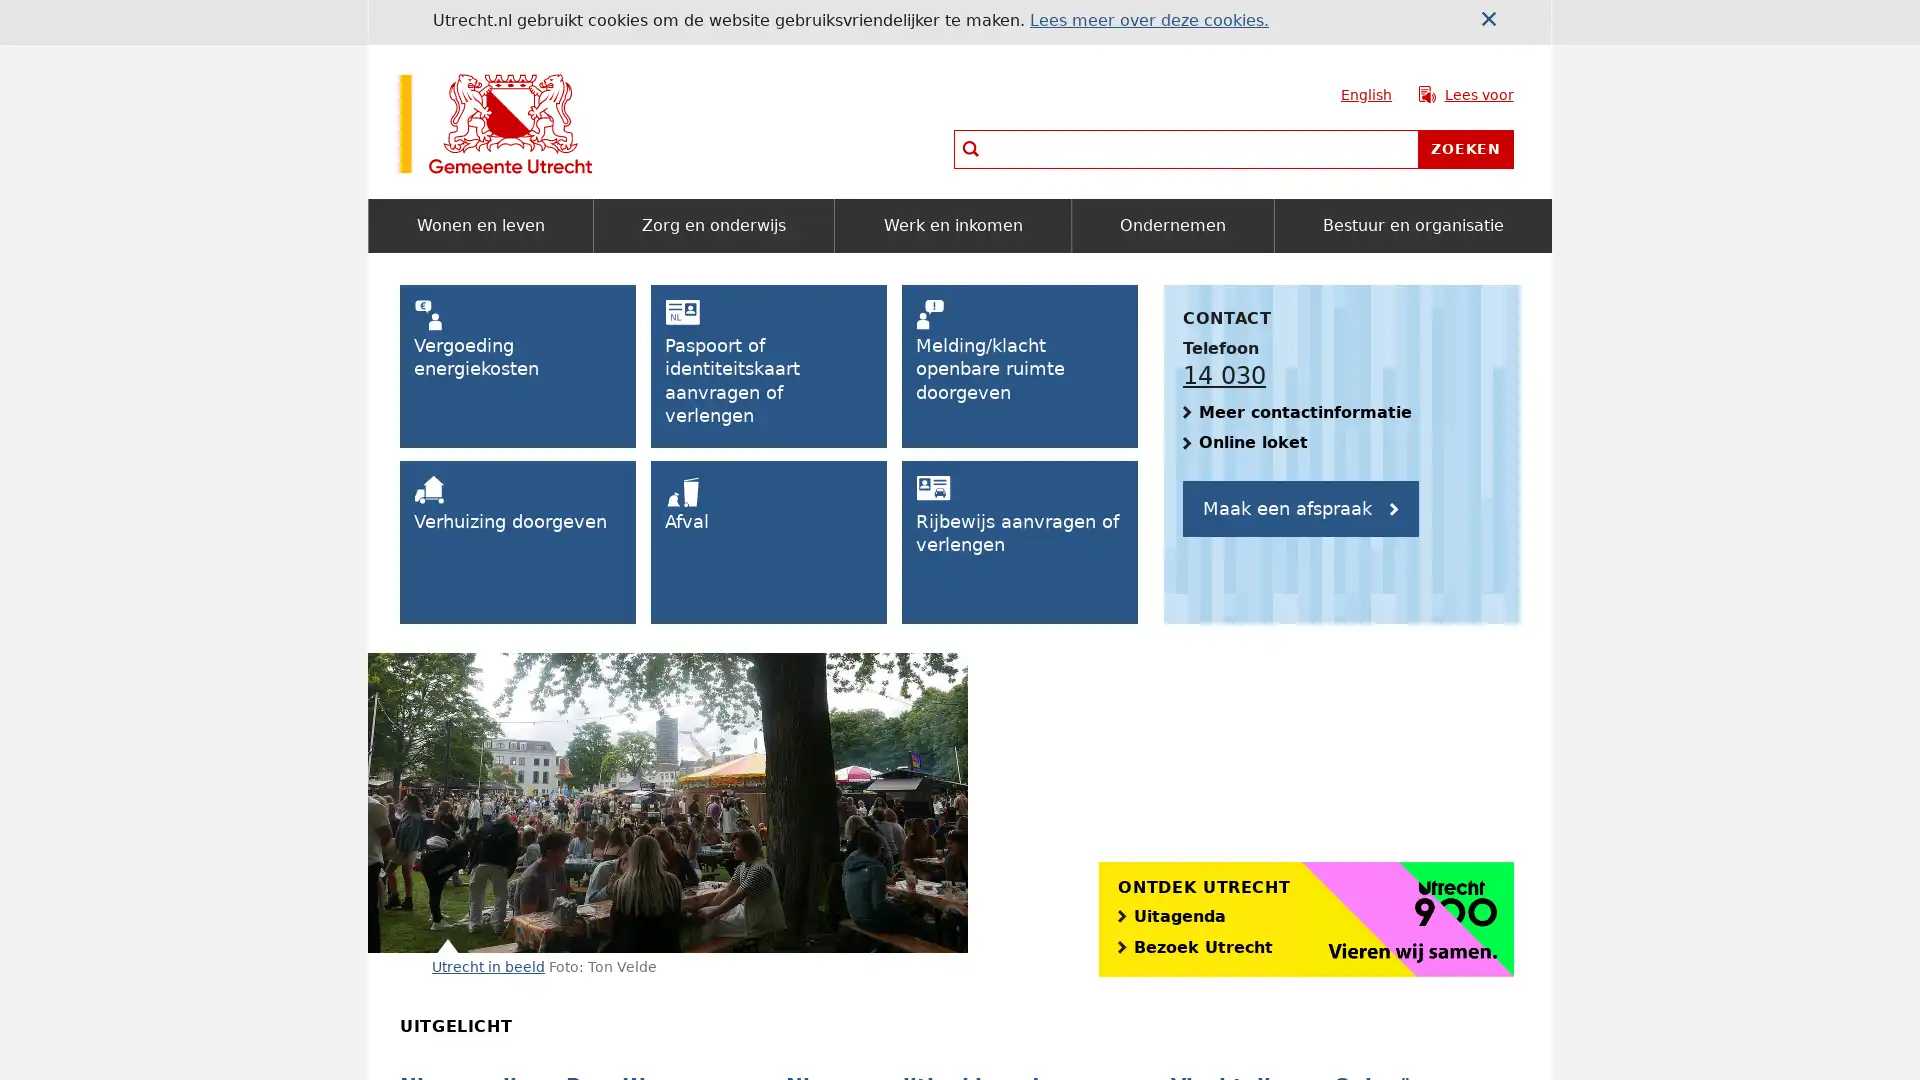 The image size is (1920, 1080). Describe the element at coordinates (1465, 95) in the screenshot. I see `Lees voor` at that location.